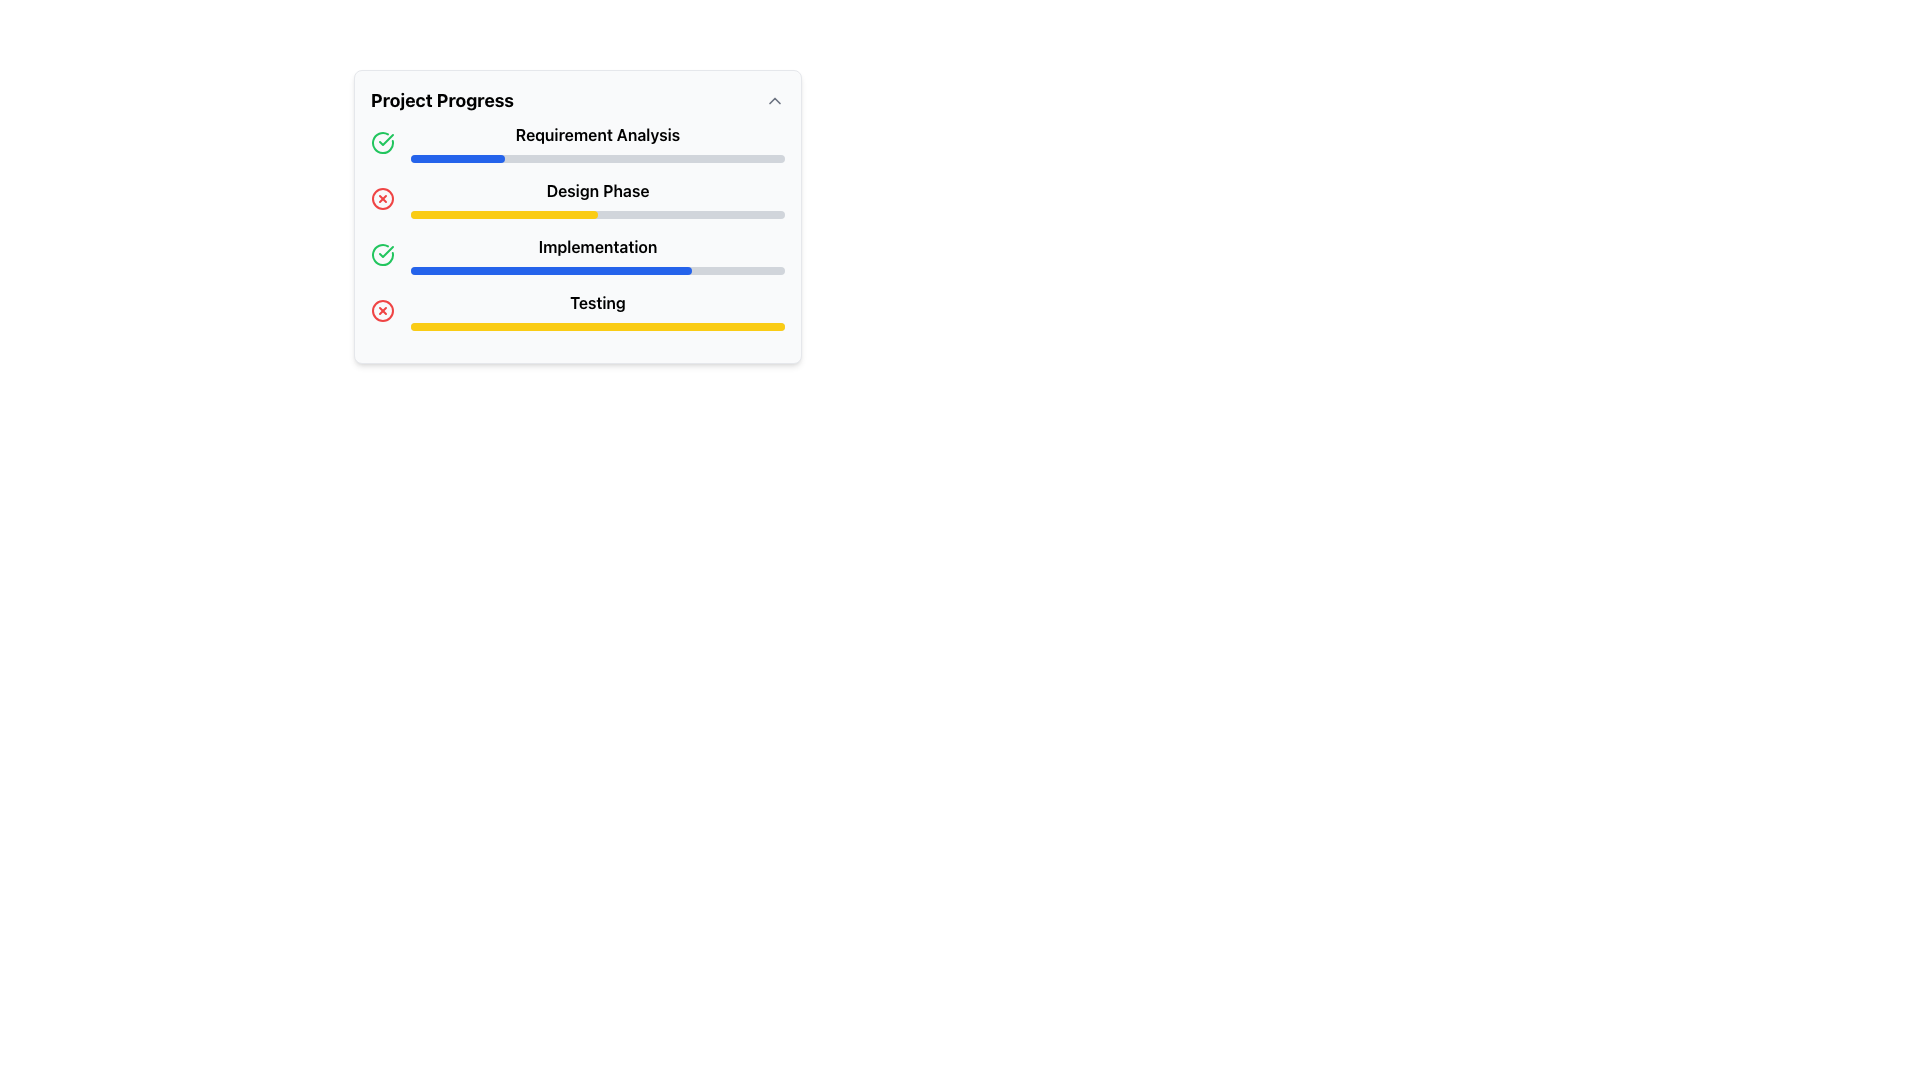  What do you see at coordinates (597, 157) in the screenshot?
I see `the first horizontal progress bar under the 'Requirement Analysis' label, indicating 25% progress in the 'Project Progress' section` at bounding box center [597, 157].